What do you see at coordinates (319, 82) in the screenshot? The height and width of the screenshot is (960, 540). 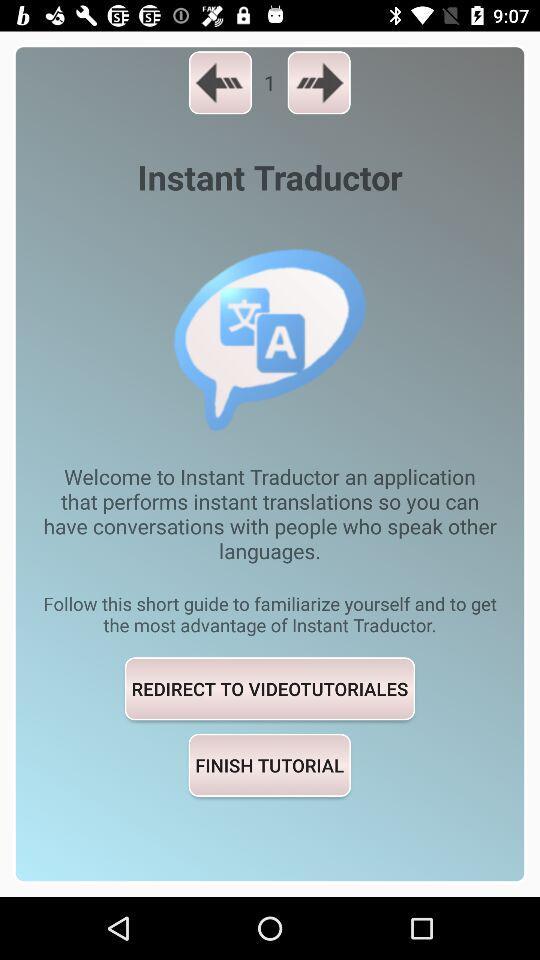 I see `the arrow_forward icon` at bounding box center [319, 82].